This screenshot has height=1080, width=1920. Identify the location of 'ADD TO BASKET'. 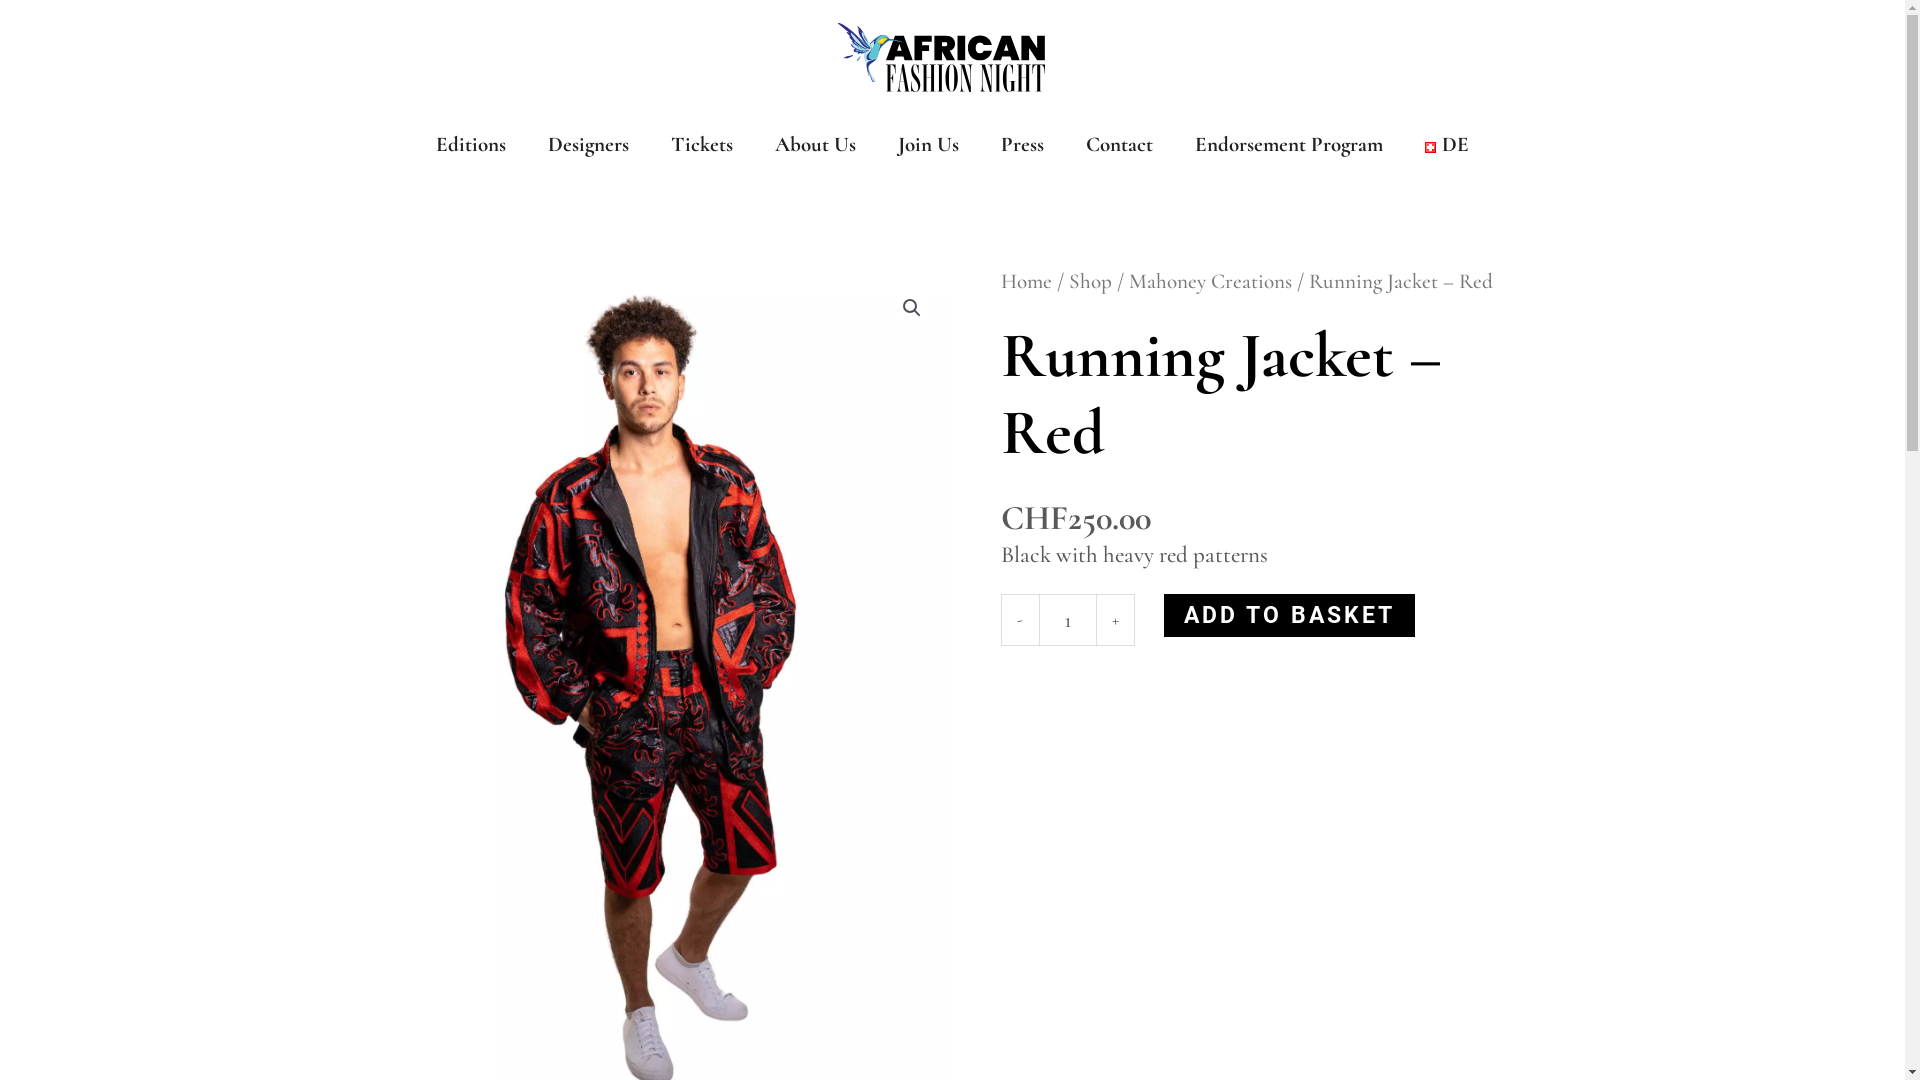
(1163, 614).